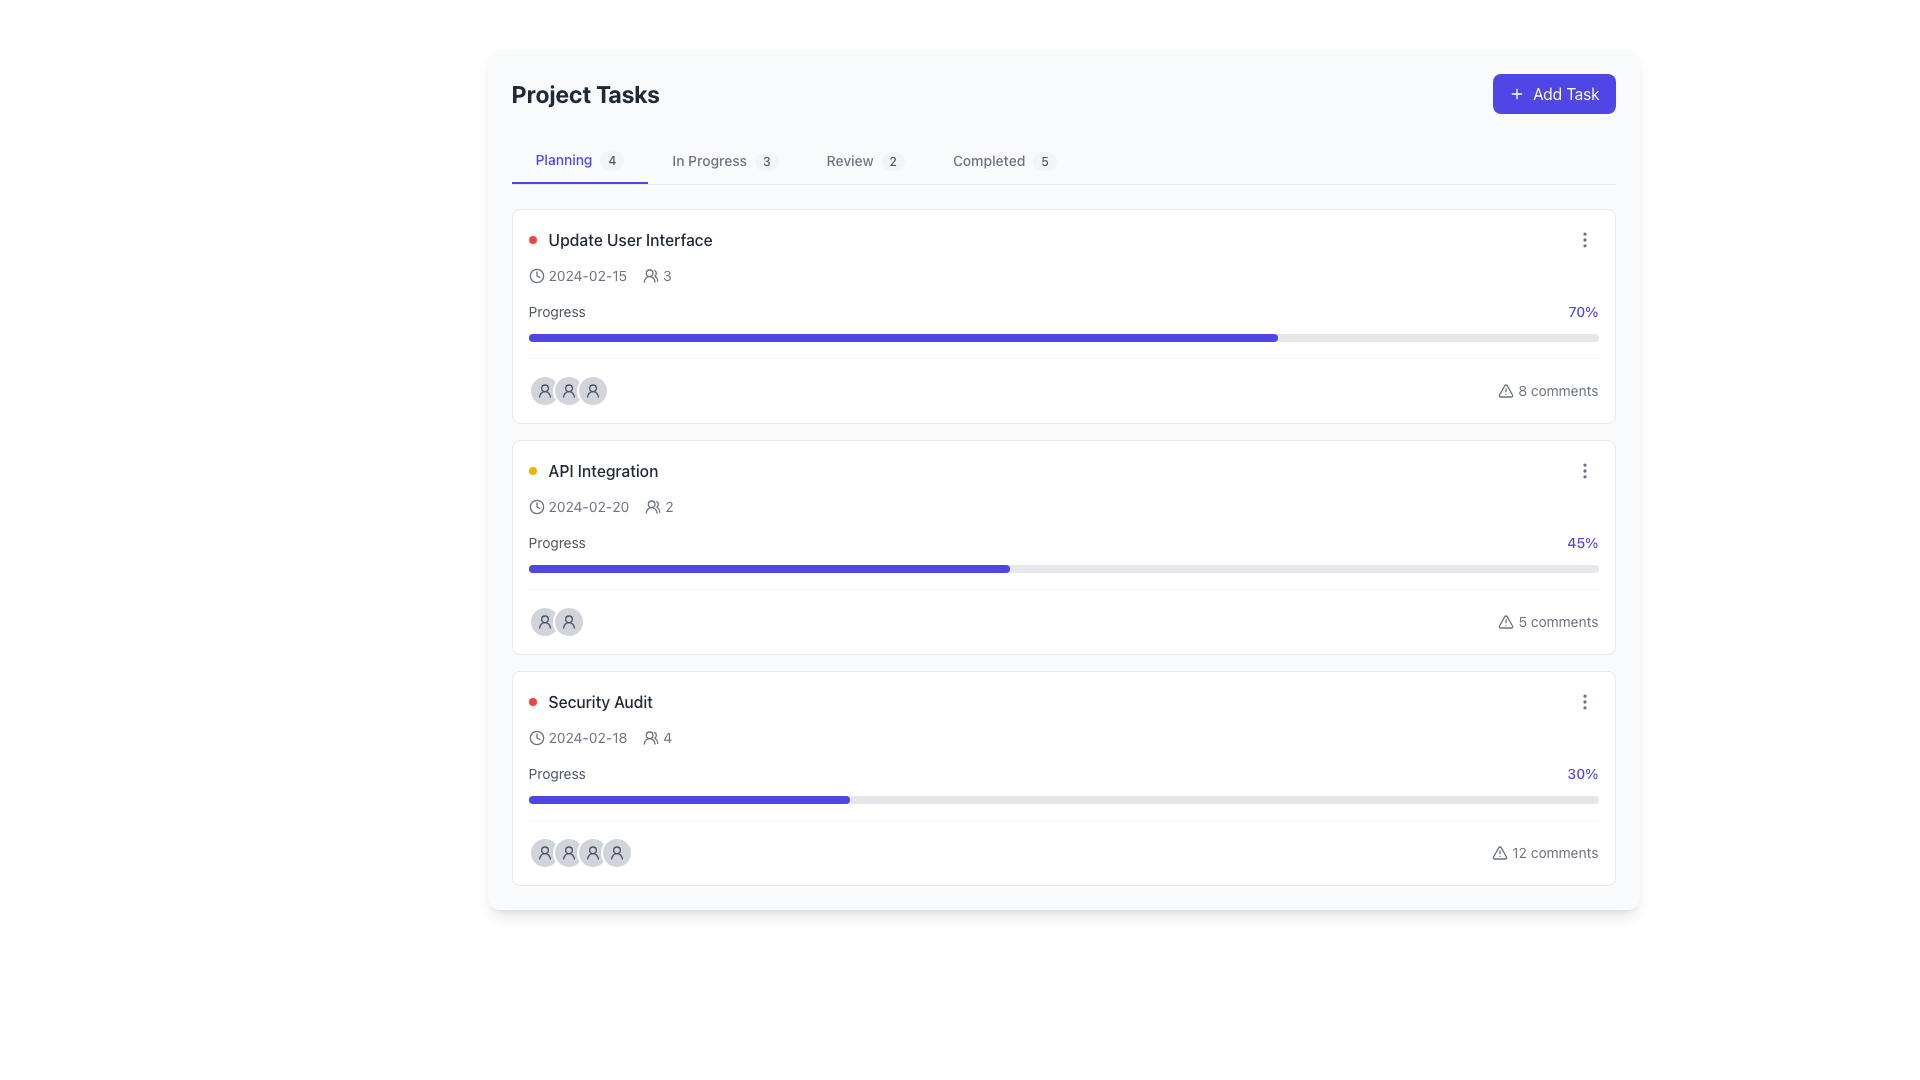 The image size is (1920, 1080). Describe the element at coordinates (629, 238) in the screenshot. I see `text from the title label of the first task entry in the vertical task list, which is located to the right of a small red circular icon` at that location.